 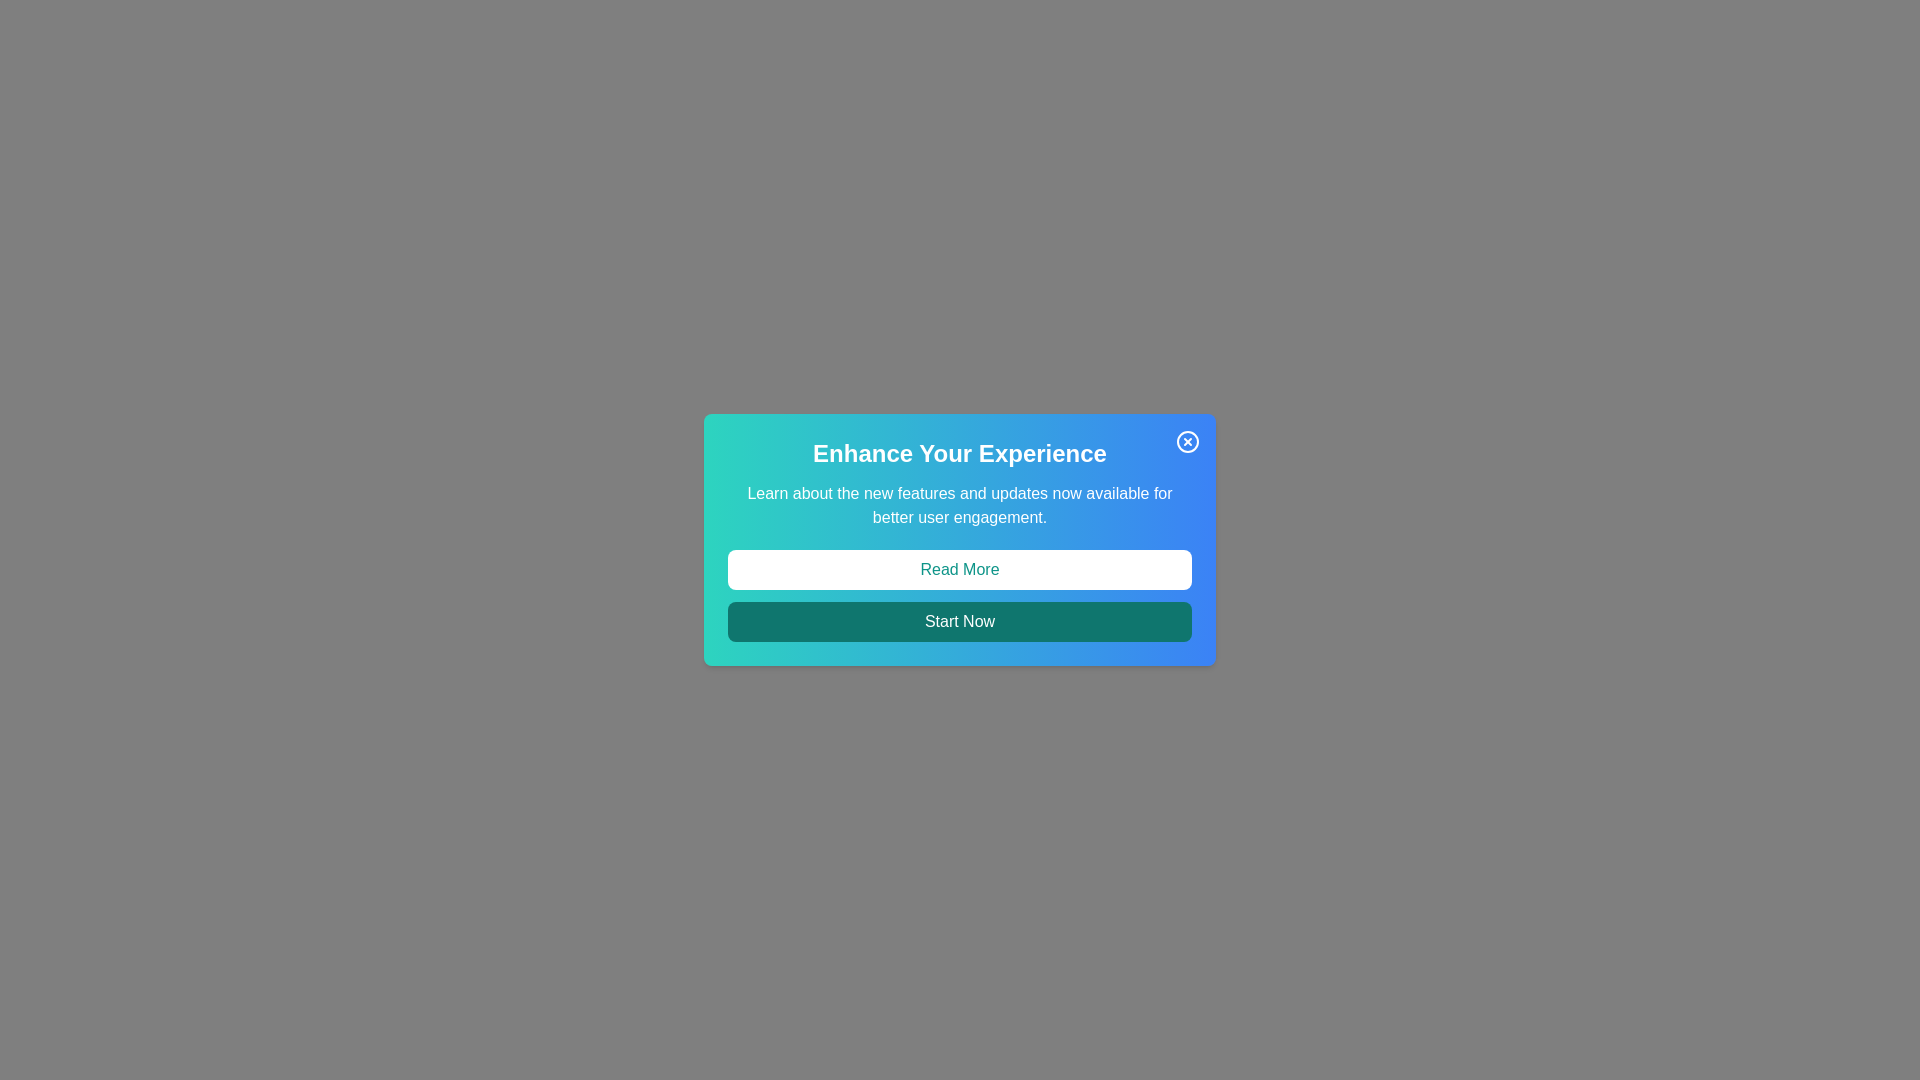 I want to click on 'Start Now' button to proceed, so click(x=960, y=620).